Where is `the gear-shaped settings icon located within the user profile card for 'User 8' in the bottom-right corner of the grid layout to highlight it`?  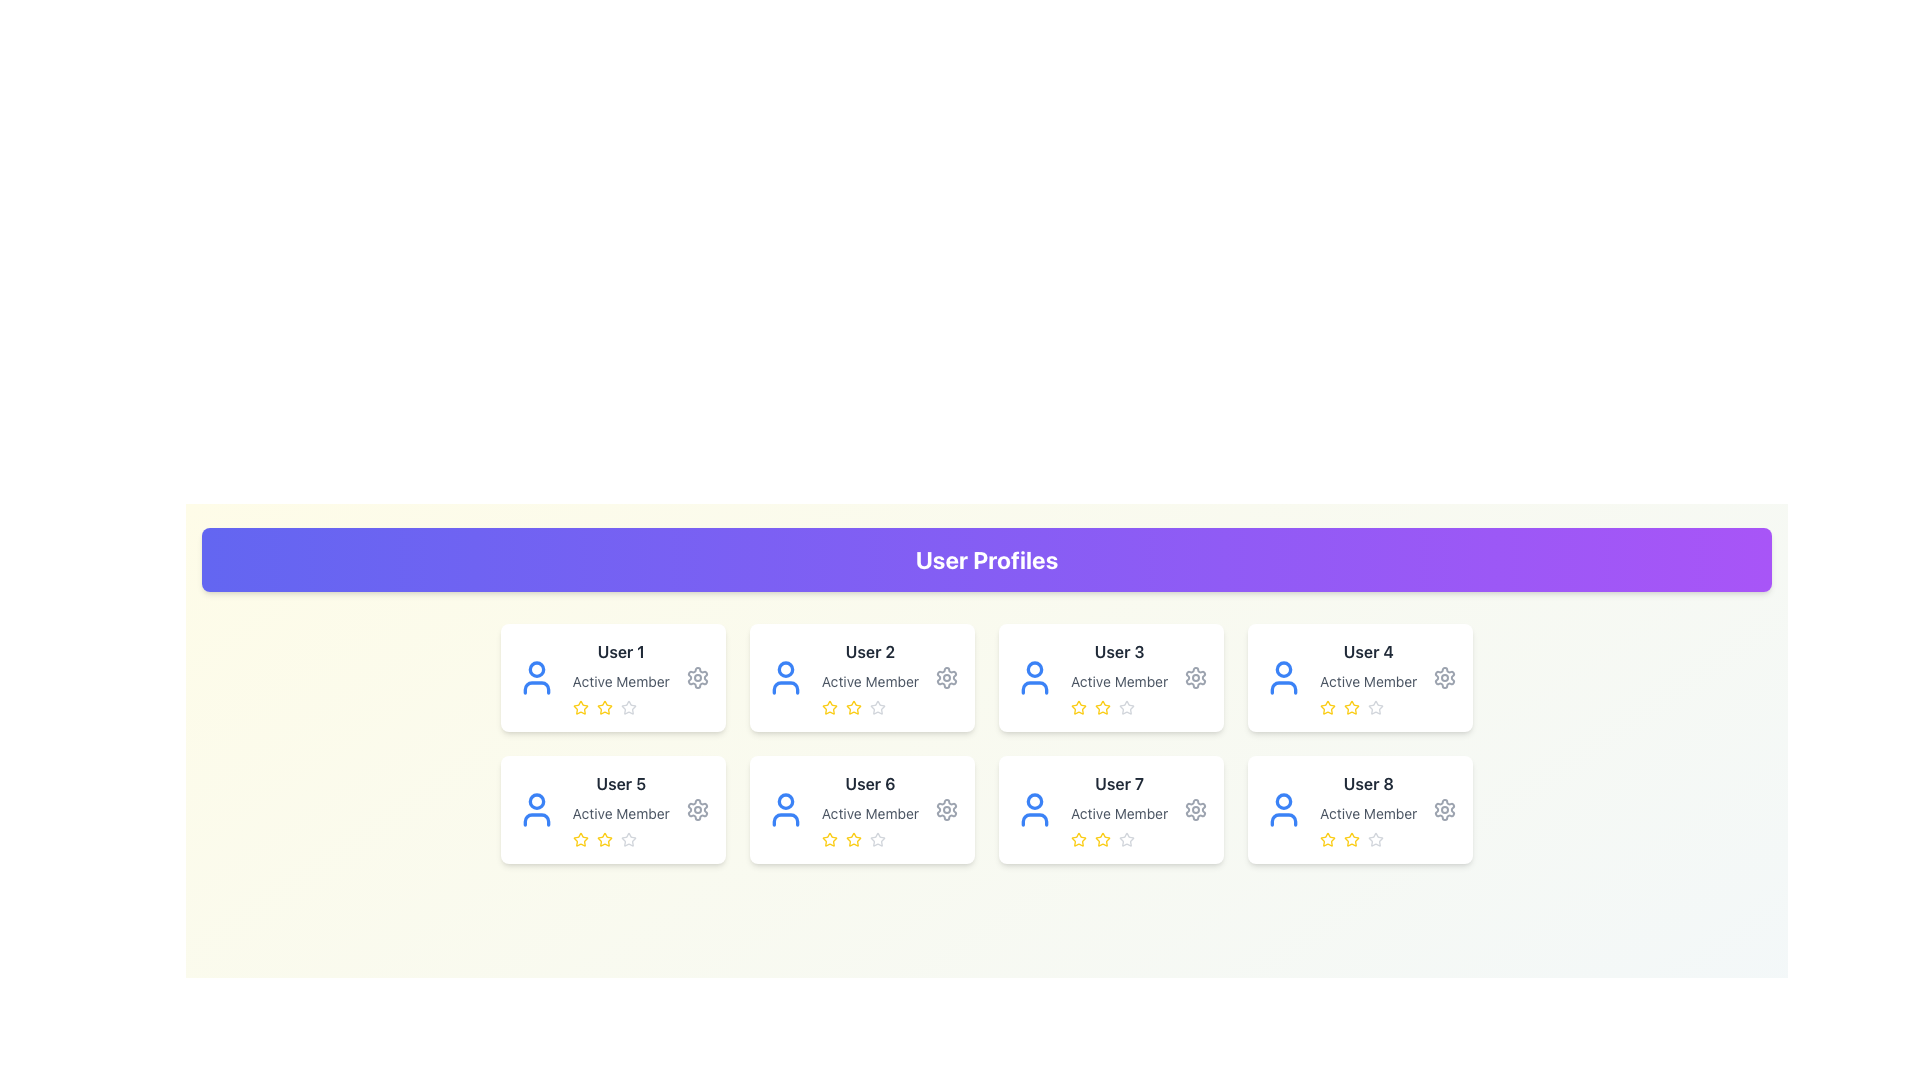 the gear-shaped settings icon located within the user profile card for 'User 8' in the bottom-right corner of the grid layout to highlight it is located at coordinates (1445, 810).